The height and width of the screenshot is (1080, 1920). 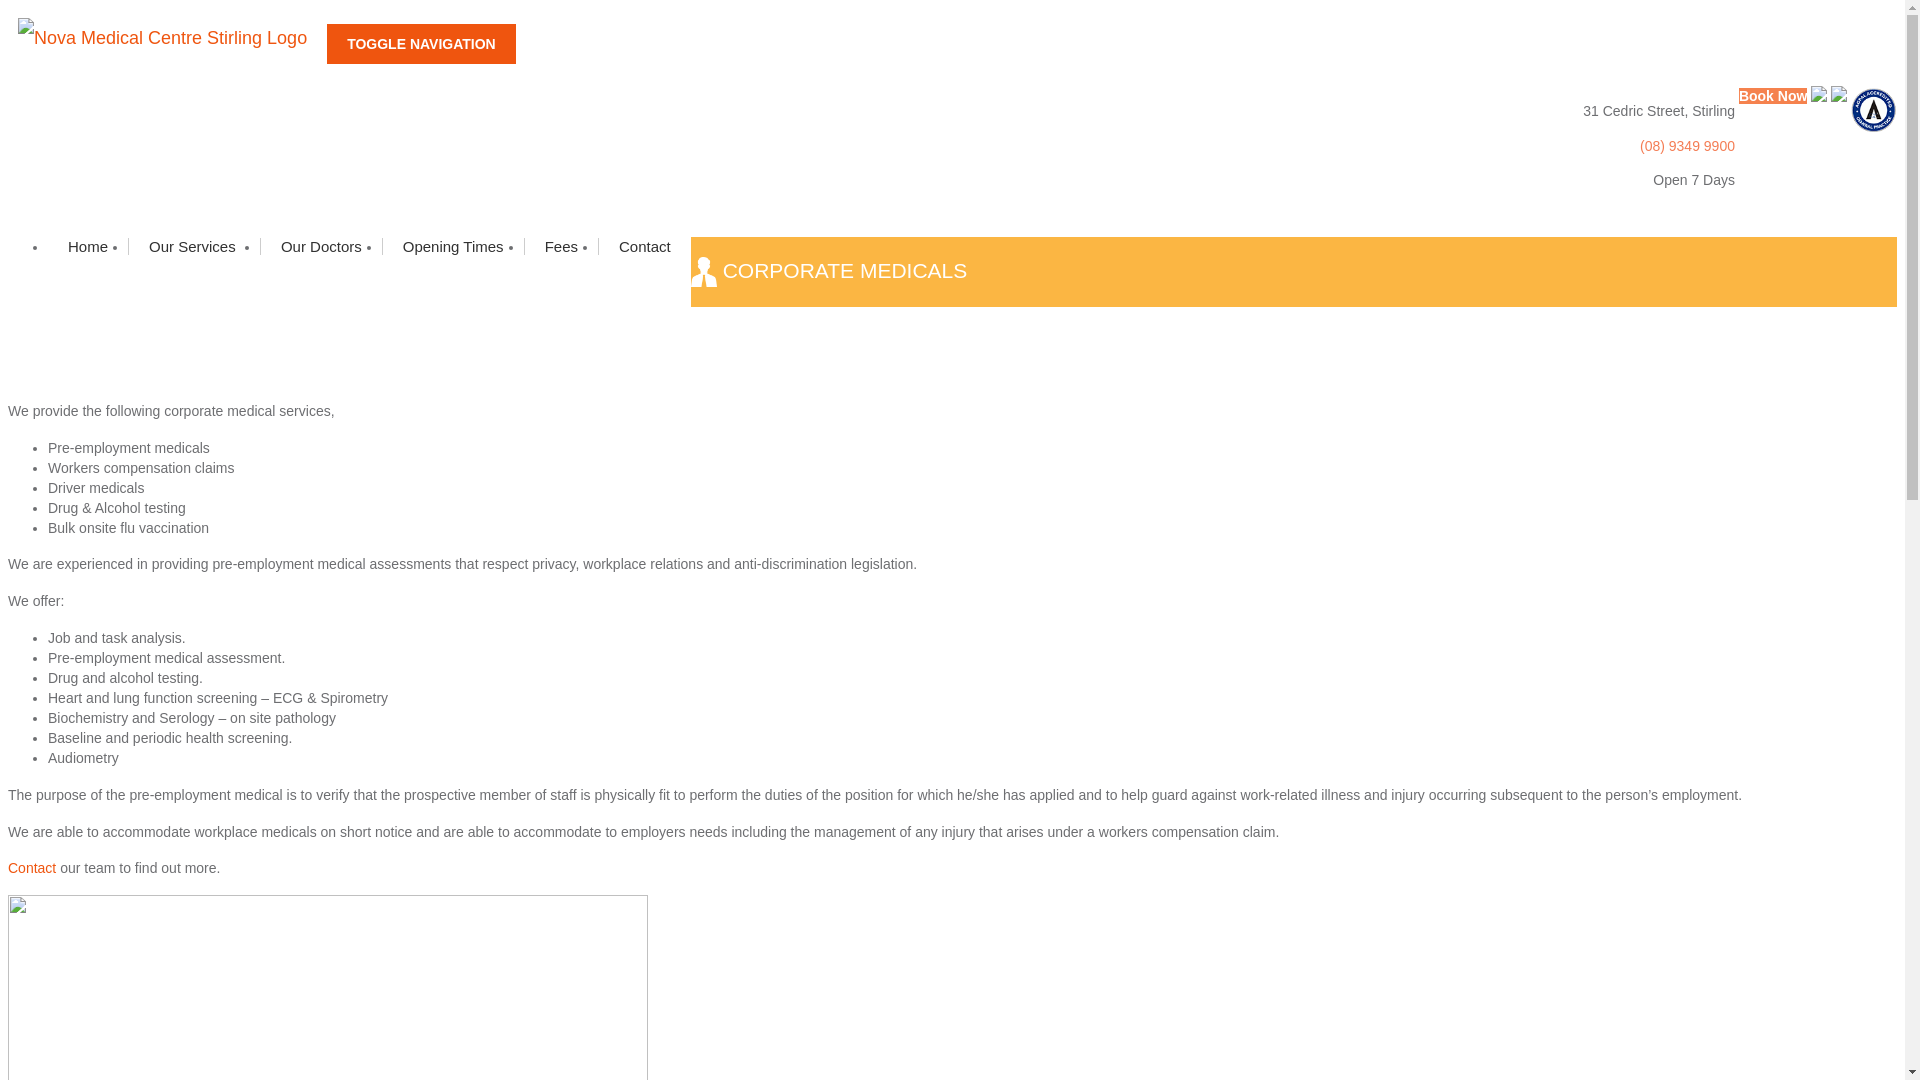 What do you see at coordinates (167, 38) in the screenshot?
I see `'Nova Medical Centre Stirling'` at bounding box center [167, 38].